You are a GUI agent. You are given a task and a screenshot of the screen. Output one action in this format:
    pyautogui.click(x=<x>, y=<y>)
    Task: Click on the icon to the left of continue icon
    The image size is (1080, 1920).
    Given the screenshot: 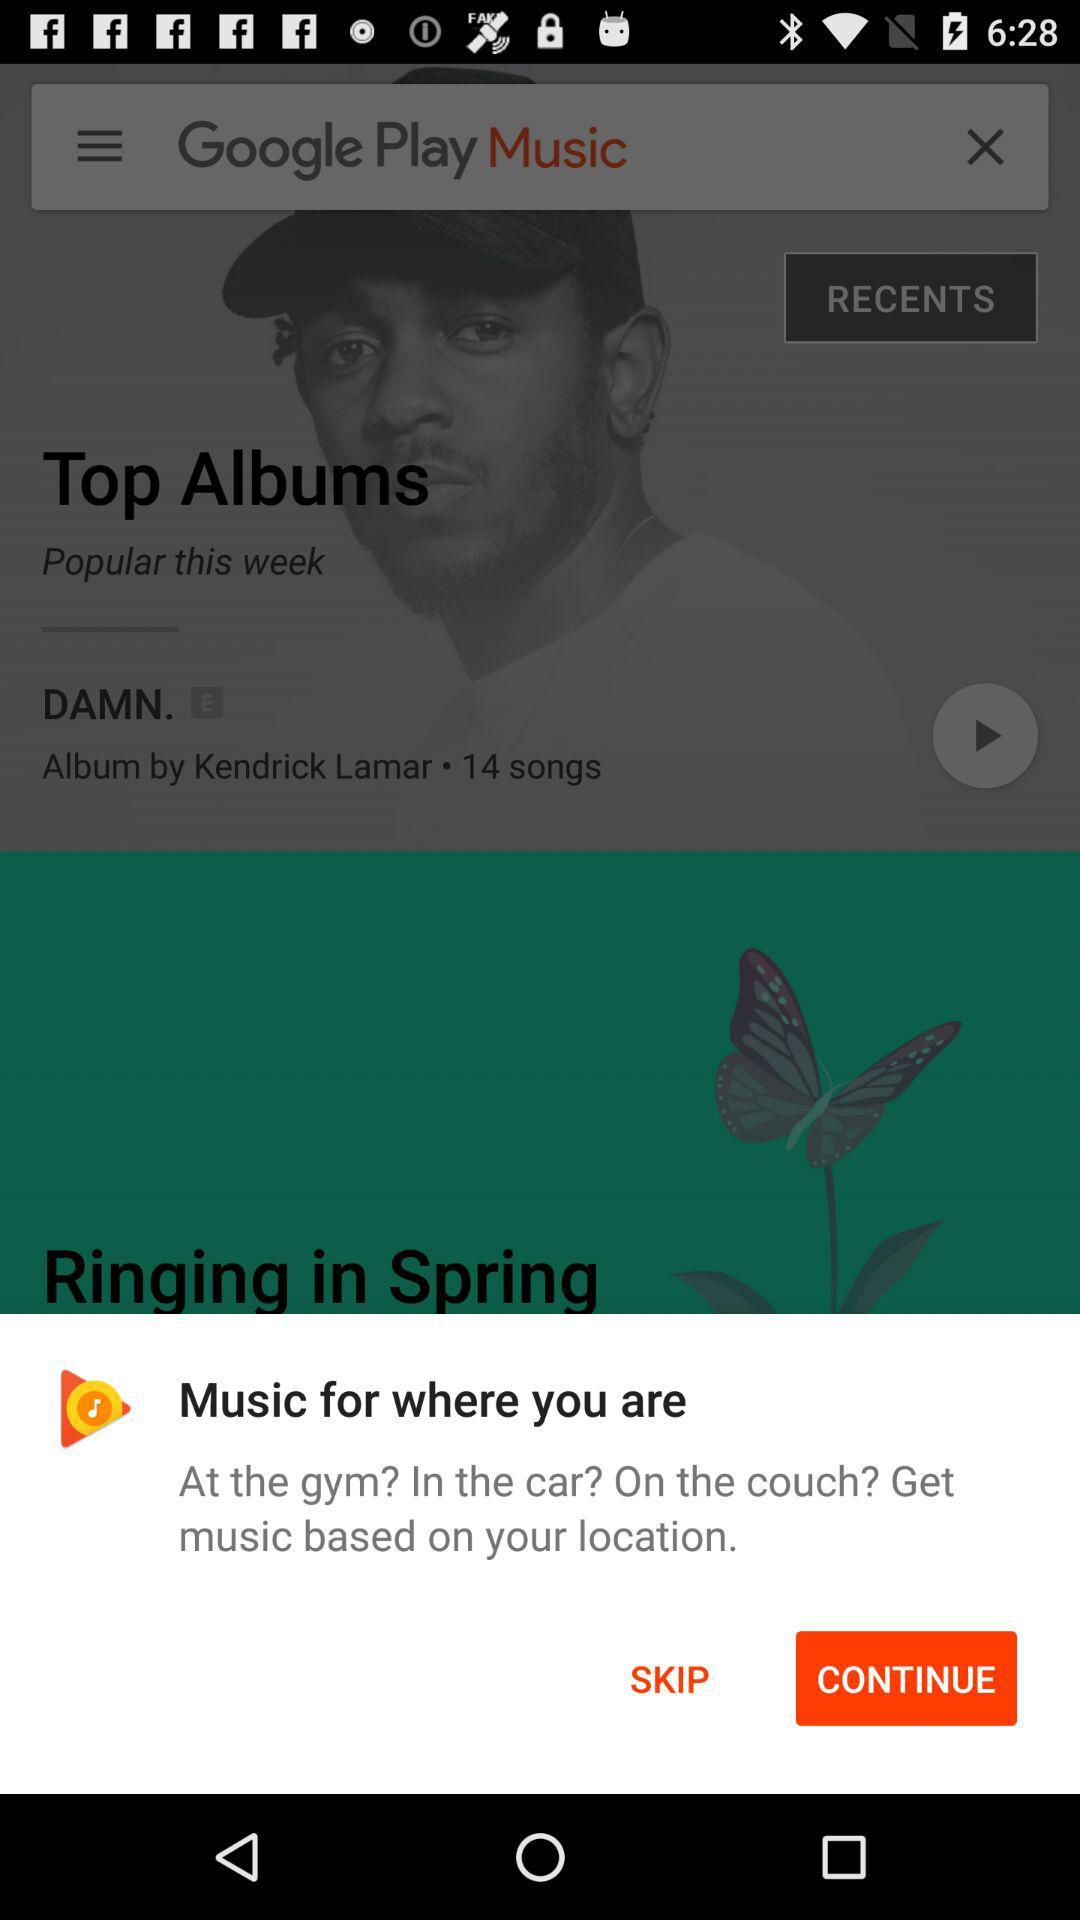 What is the action you would take?
    pyautogui.click(x=669, y=1678)
    